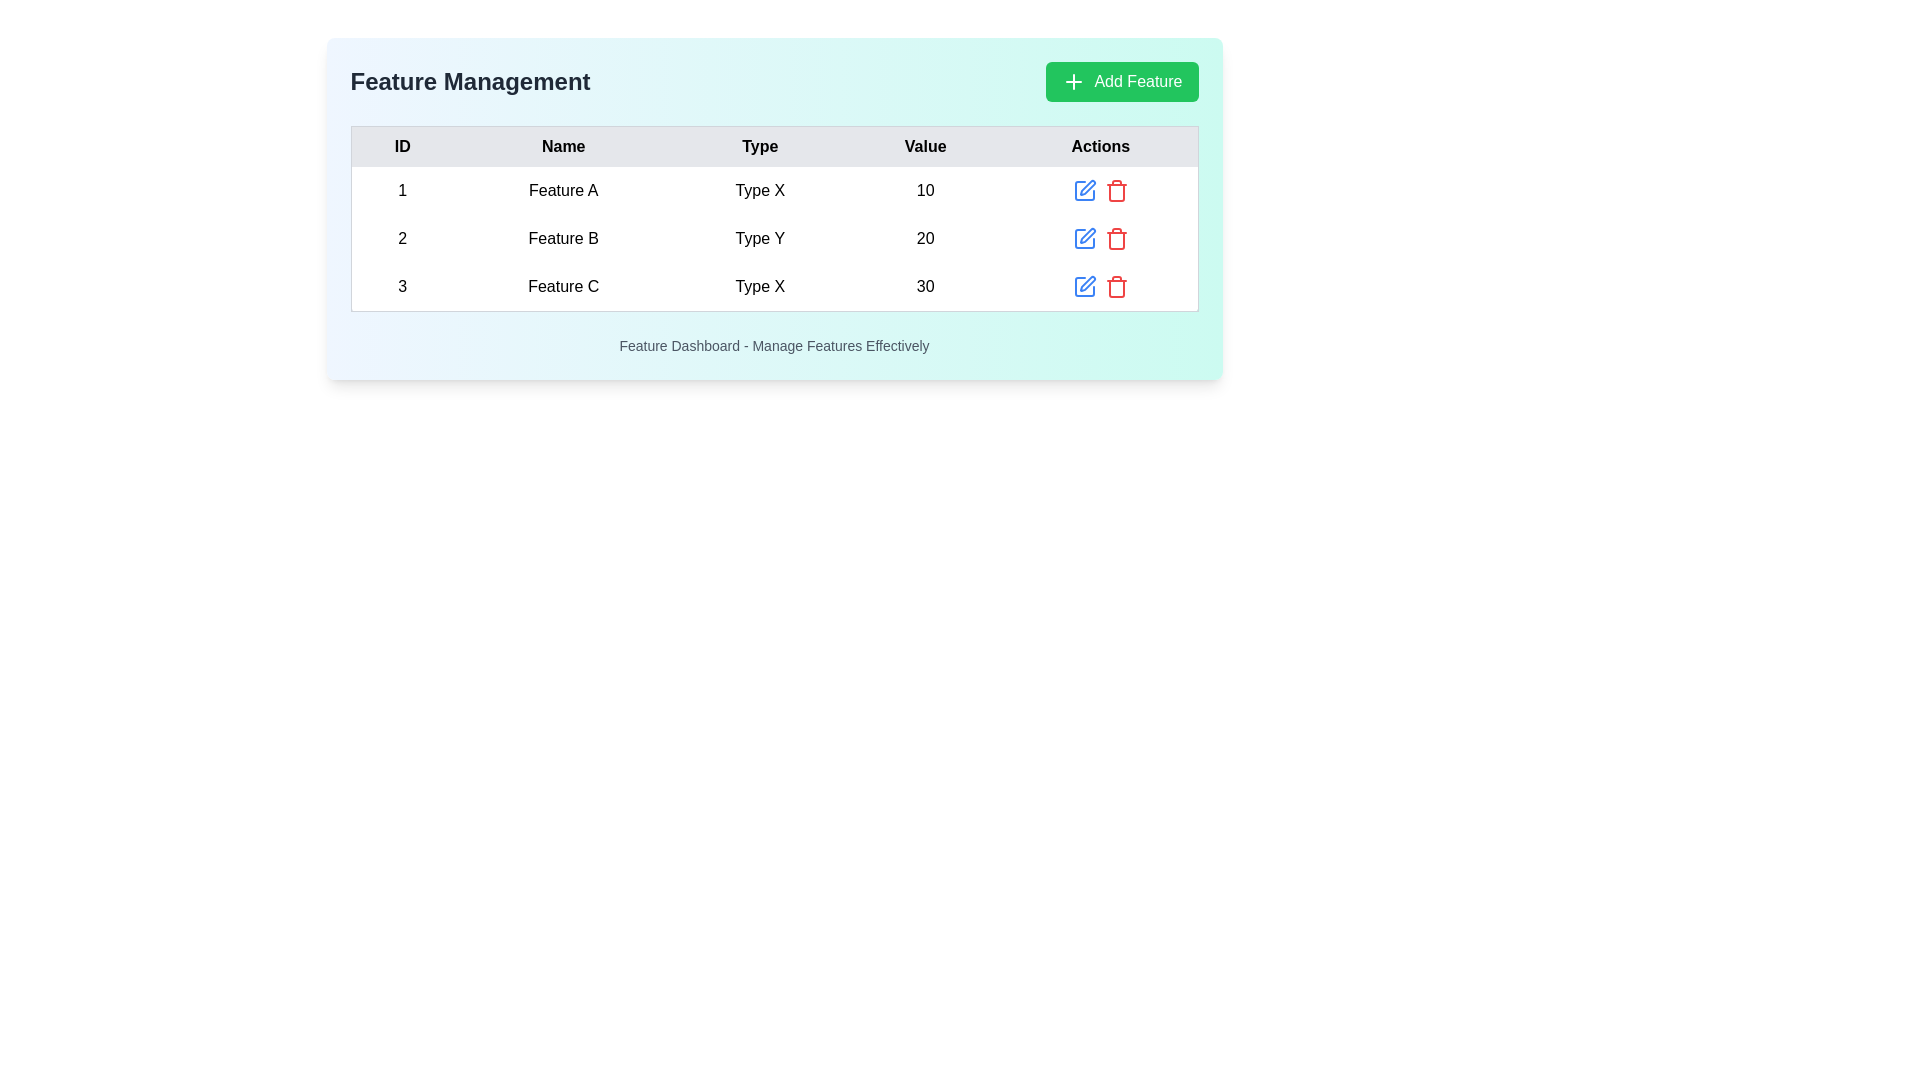  Describe the element at coordinates (1073, 80) in the screenshot. I see `the '+' icon with a green background that is part of the 'Add Feature' button, located in the top right corner above the table listing features` at that location.